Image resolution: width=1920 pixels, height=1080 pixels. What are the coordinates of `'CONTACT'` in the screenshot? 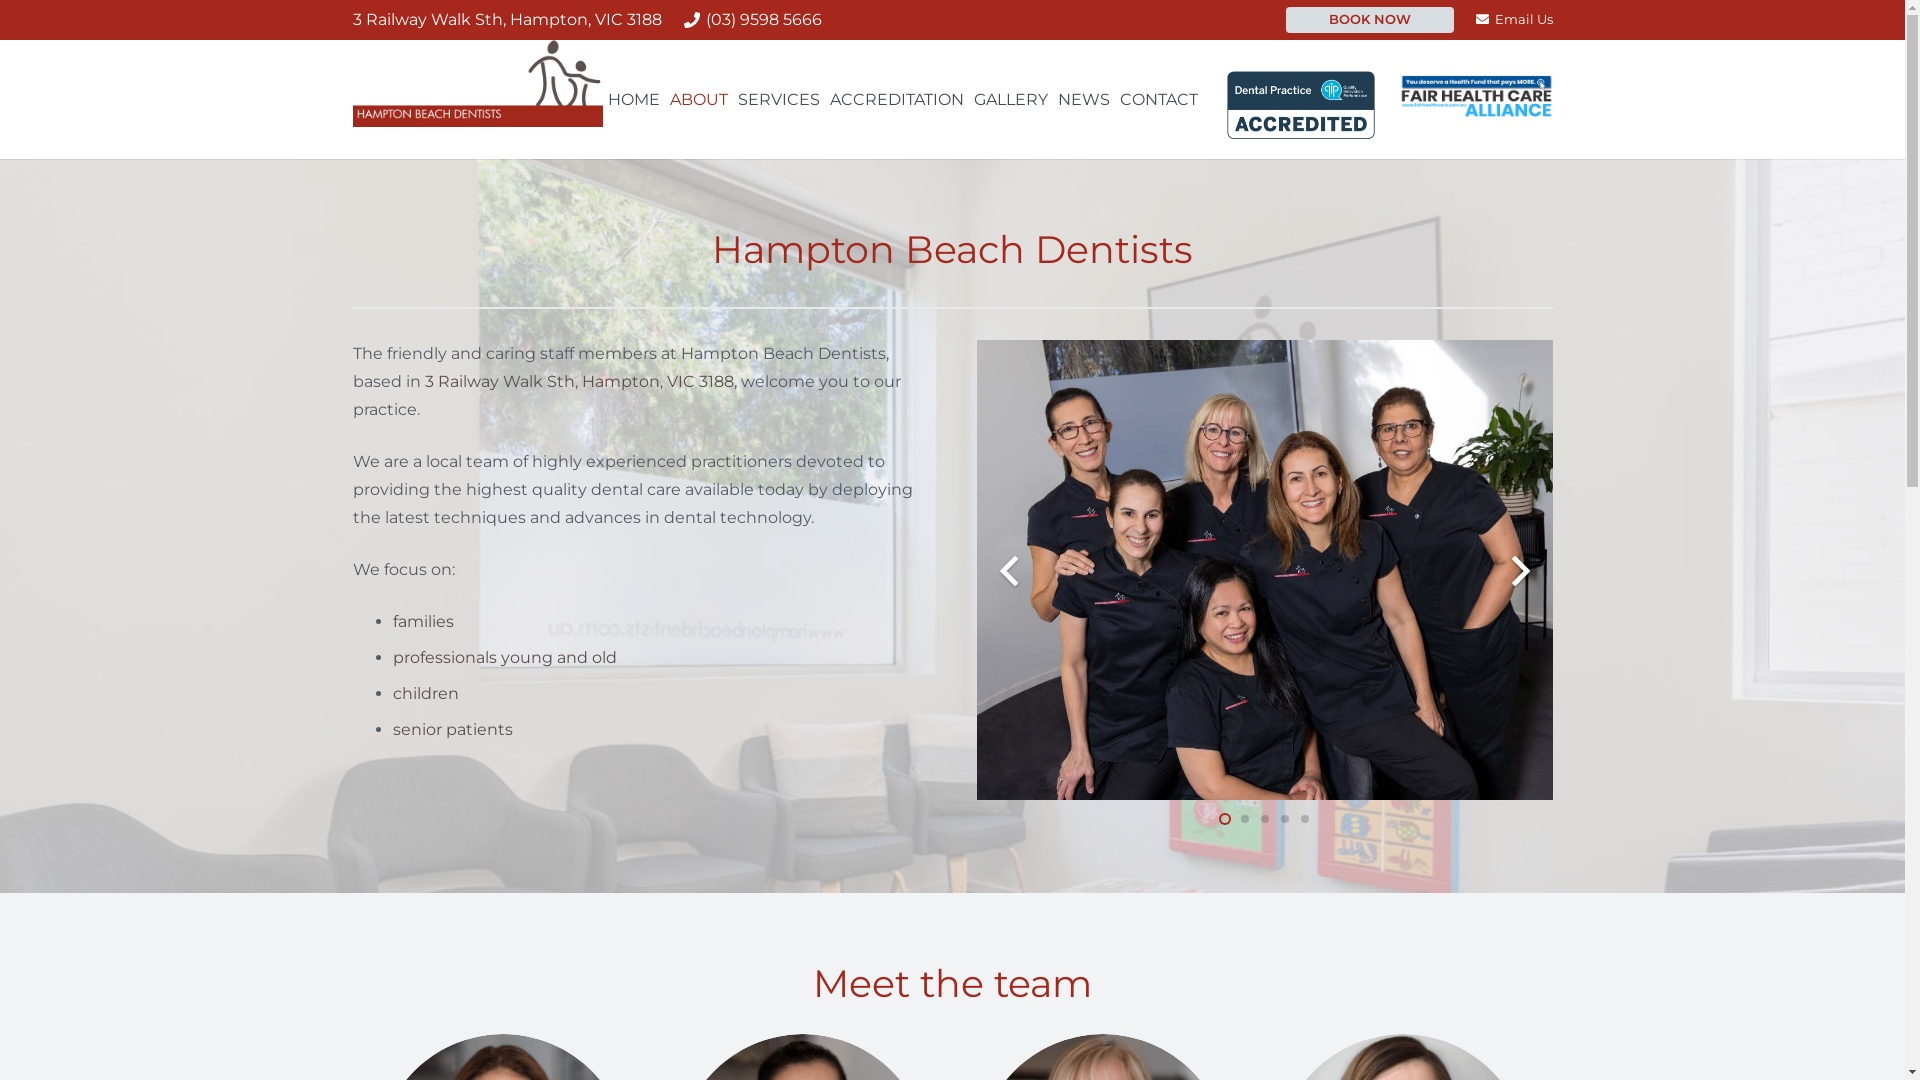 It's located at (1158, 99).